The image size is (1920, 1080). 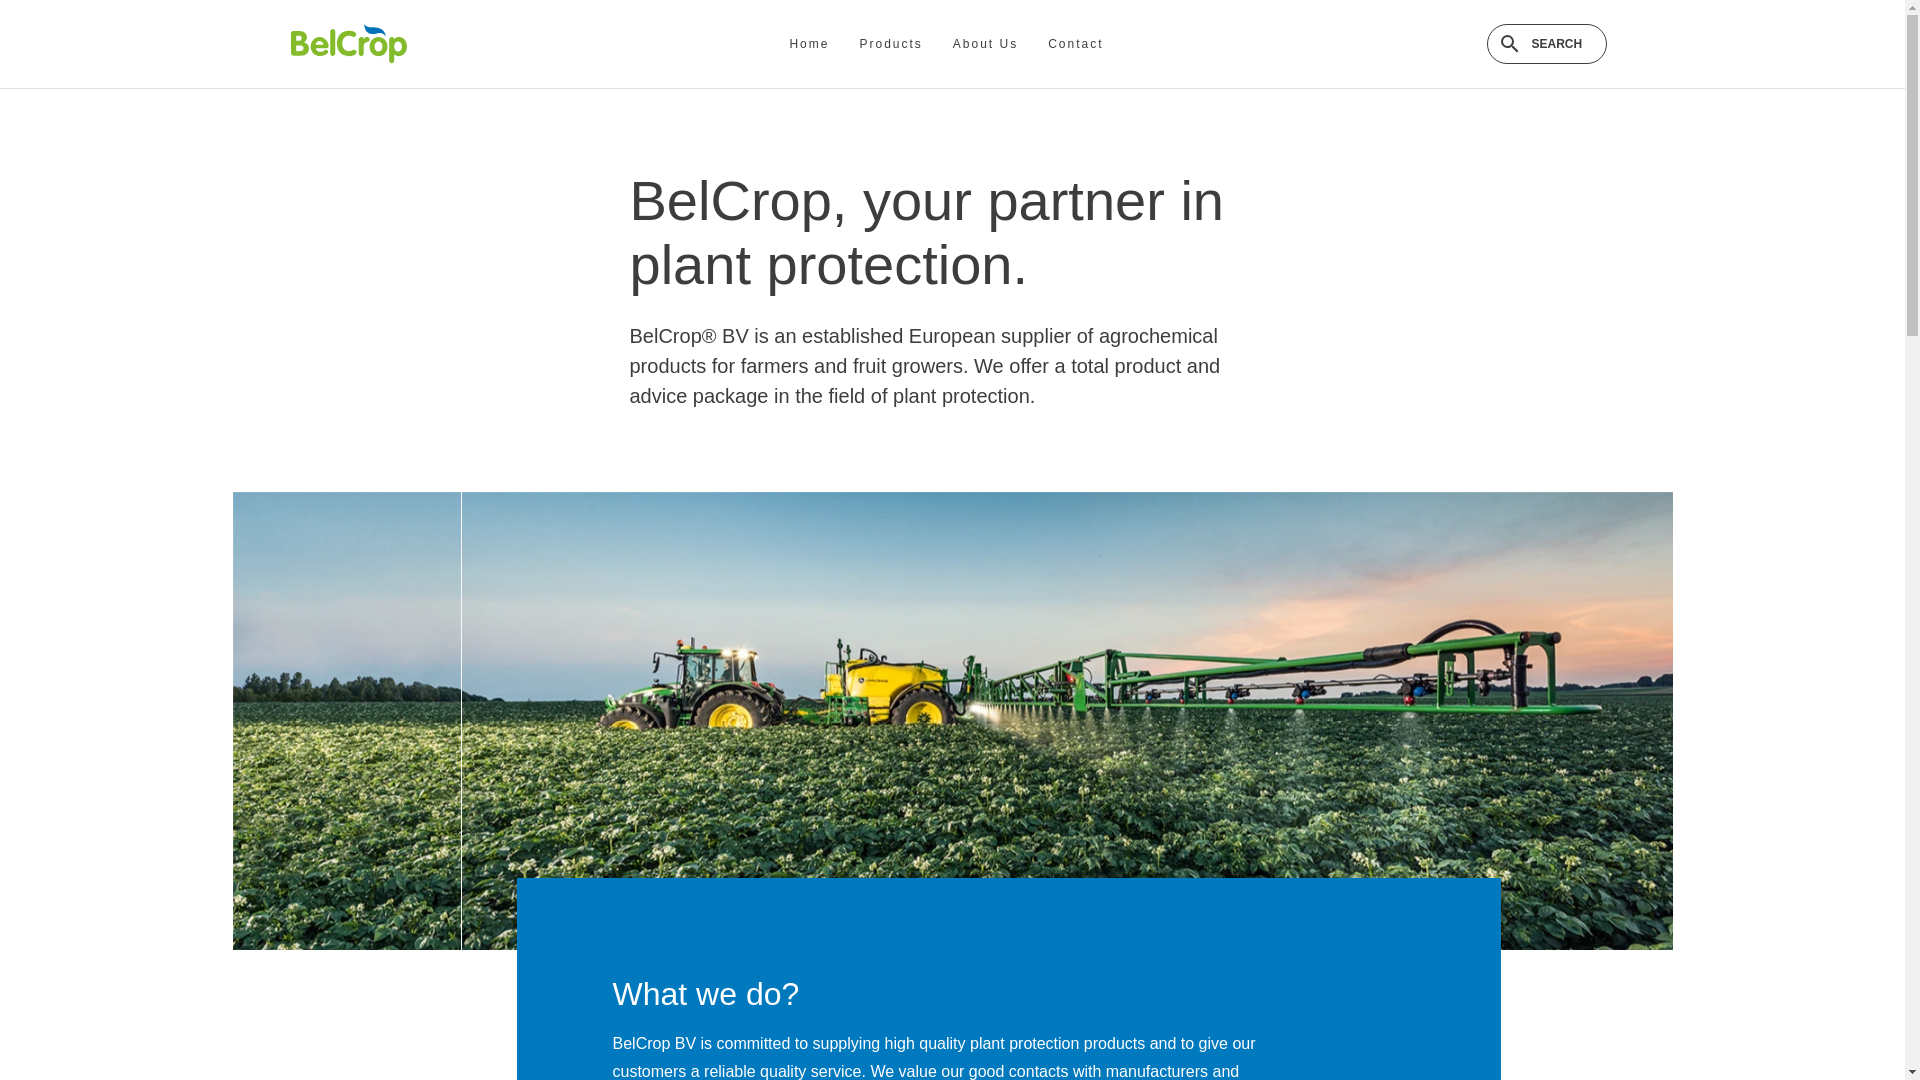 I want to click on 'About Us', so click(x=985, y=43).